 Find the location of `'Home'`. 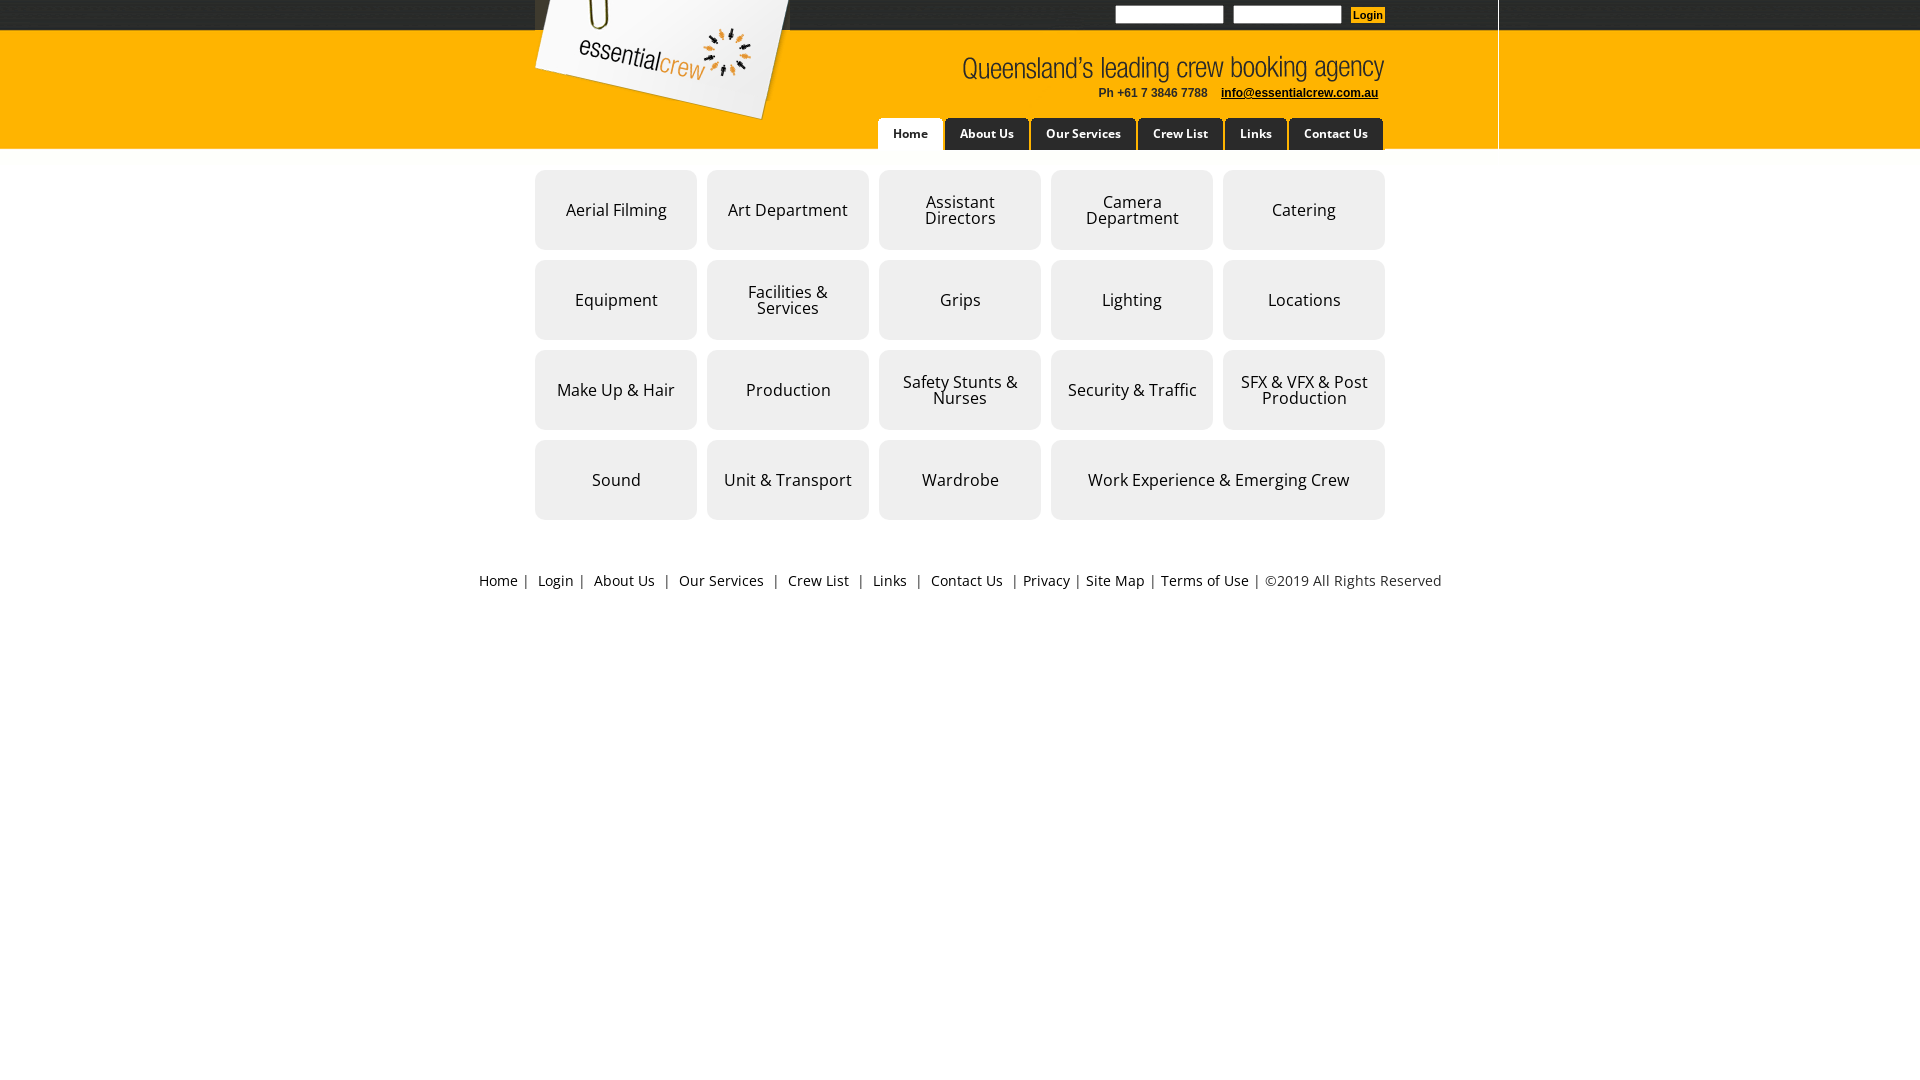

'Home' is located at coordinates (497, 580).